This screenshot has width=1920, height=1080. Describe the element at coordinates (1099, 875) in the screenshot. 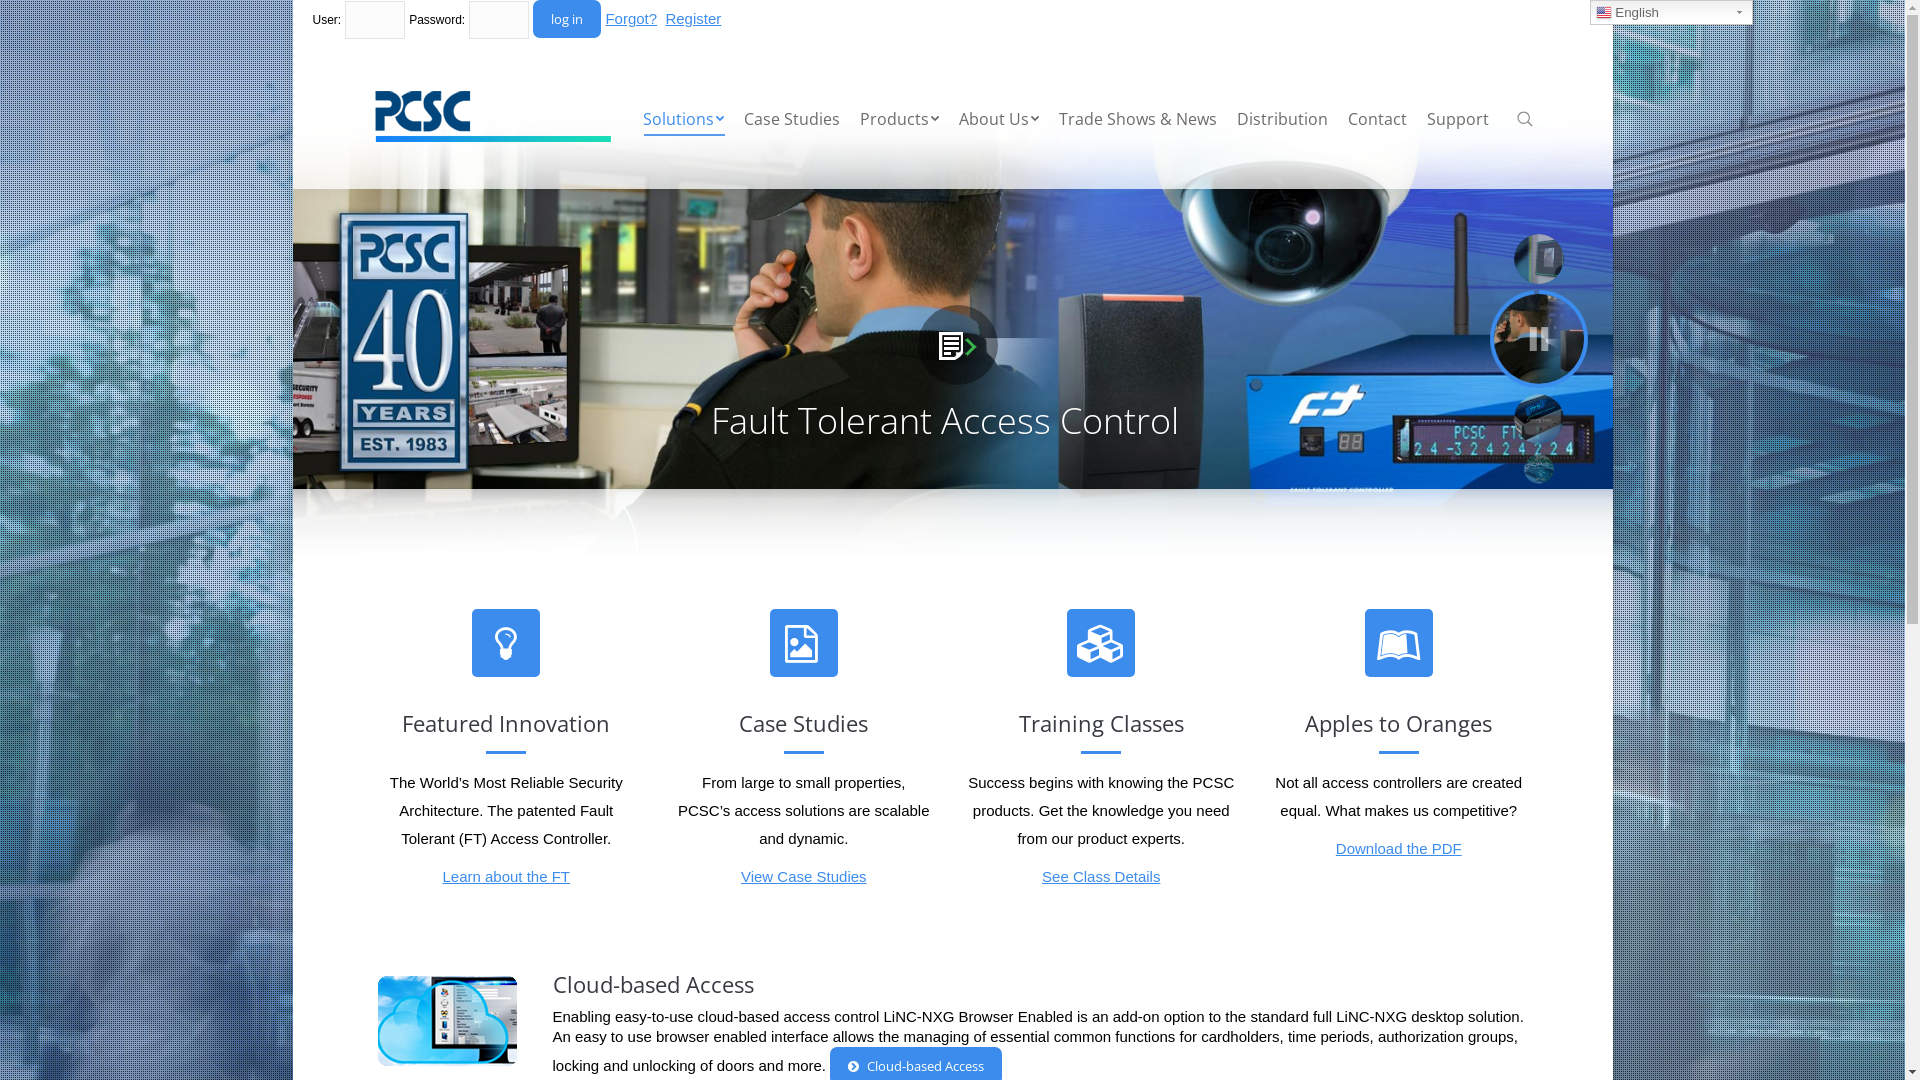

I see `'See Class Details'` at that location.